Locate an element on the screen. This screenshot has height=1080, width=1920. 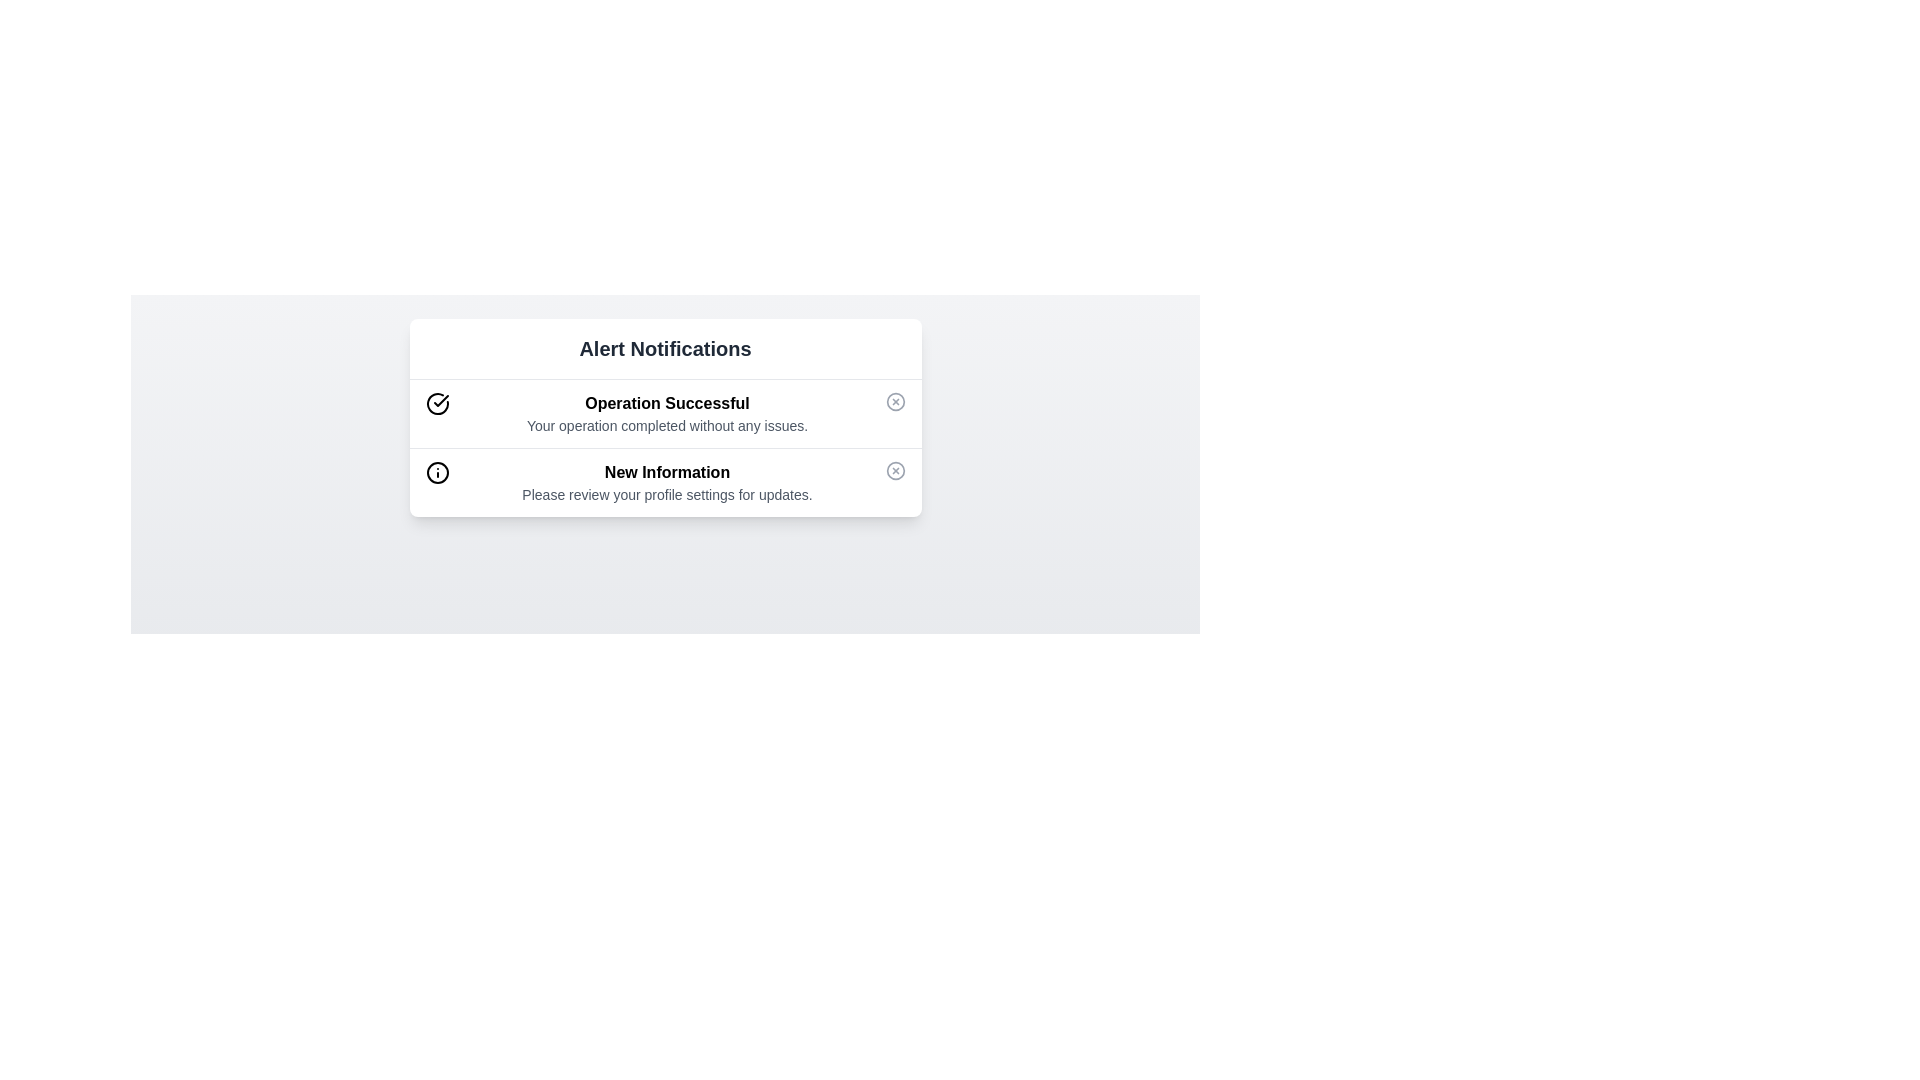
message from the Notification item that contains the bold text 'New Information' and the smaller gray text below it is located at coordinates (665, 482).